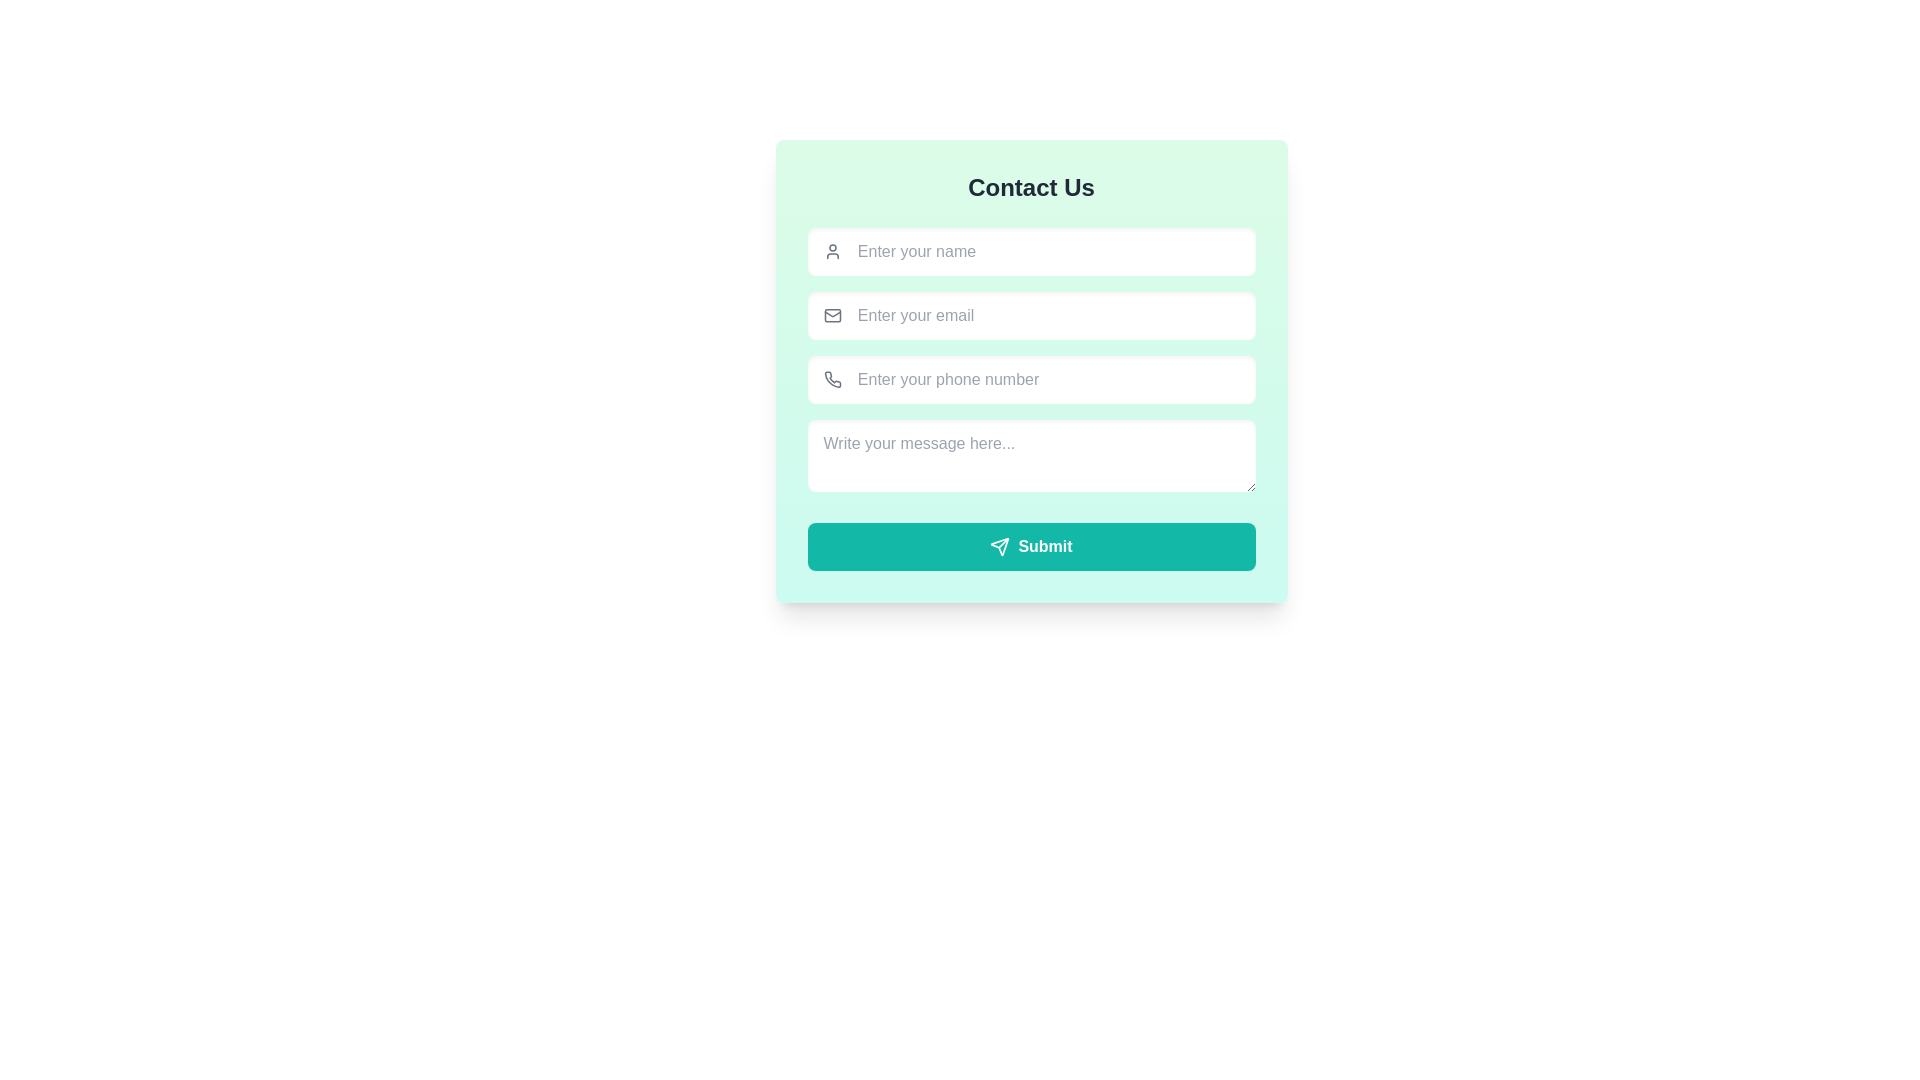 The width and height of the screenshot is (1920, 1080). Describe the element at coordinates (1031, 371) in the screenshot. I see `the phone number input field in the contact form to focus on it` at that location.